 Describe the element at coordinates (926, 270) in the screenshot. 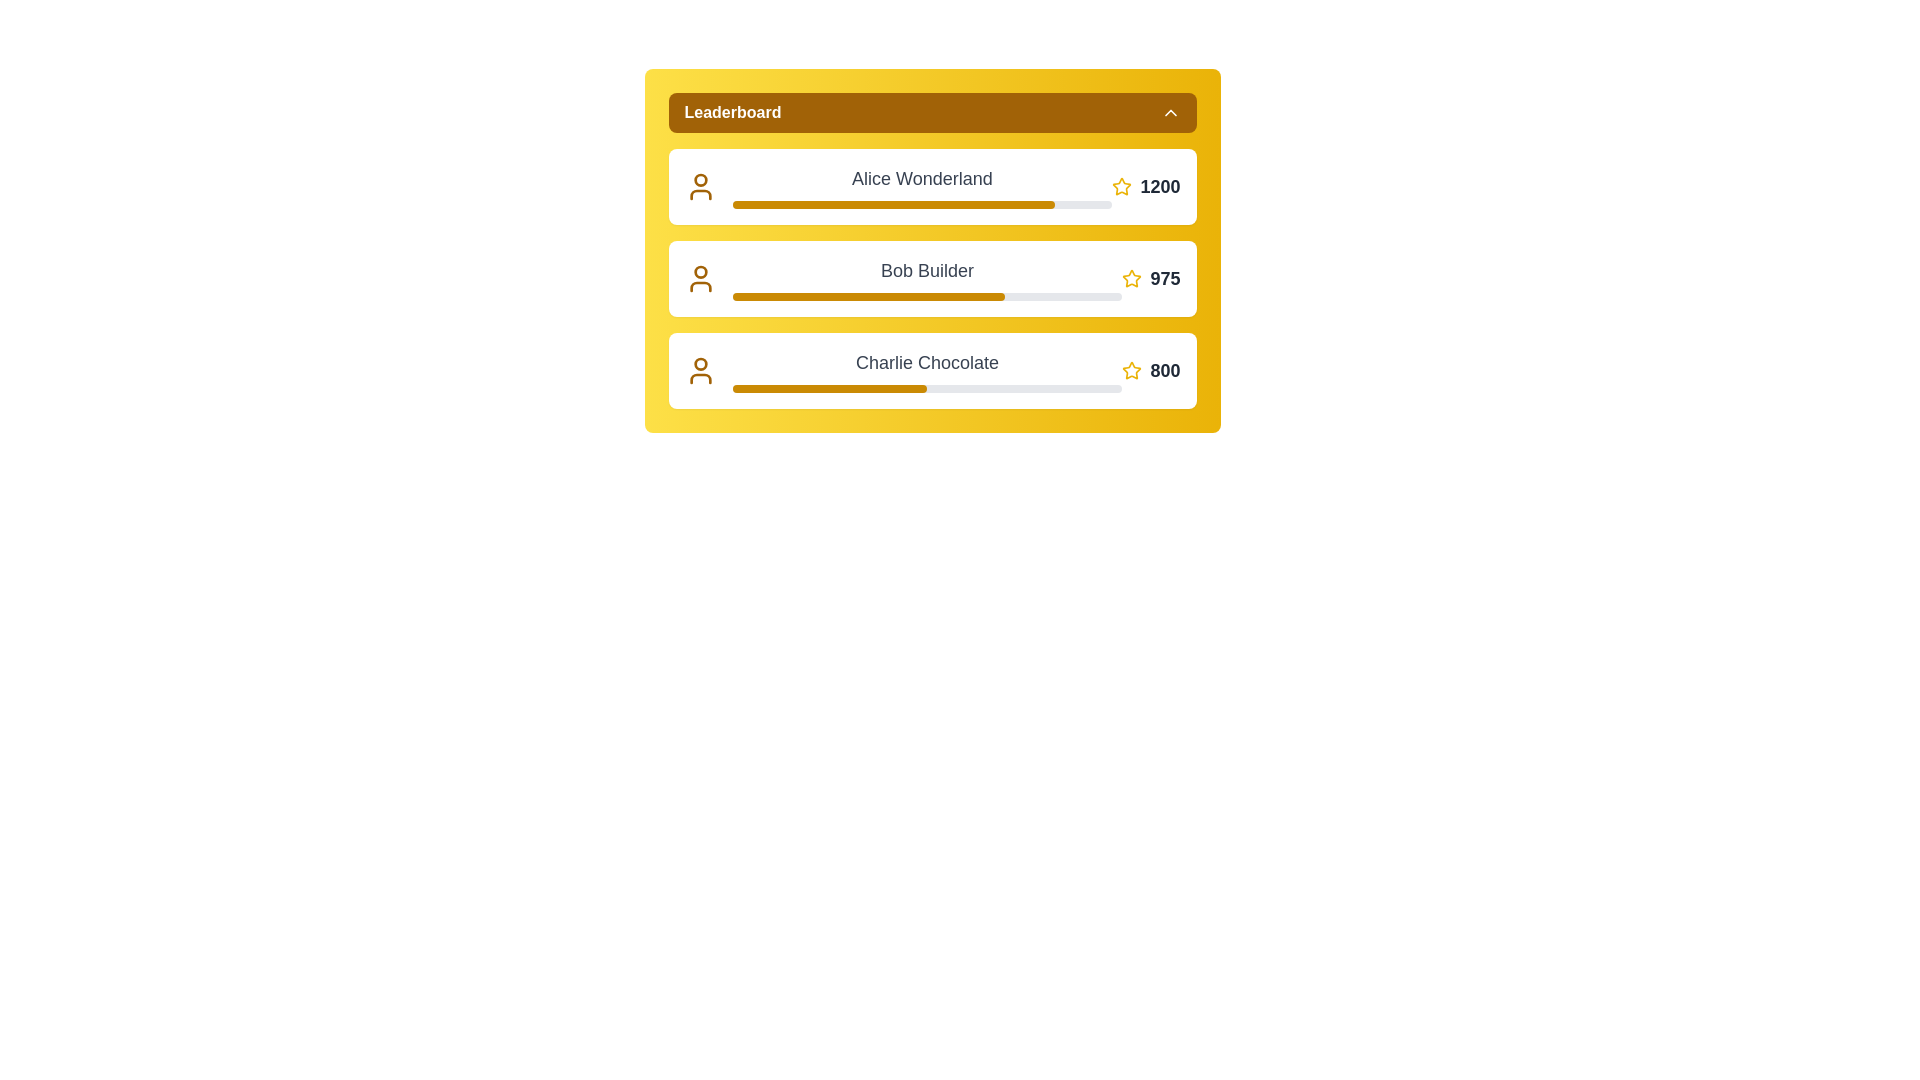

I see `text label displaying 'Bob Builder' in the leaderboard panel, which is located below 'Alice Wonderland' and above 'Charlie Chocolate'` at that location.